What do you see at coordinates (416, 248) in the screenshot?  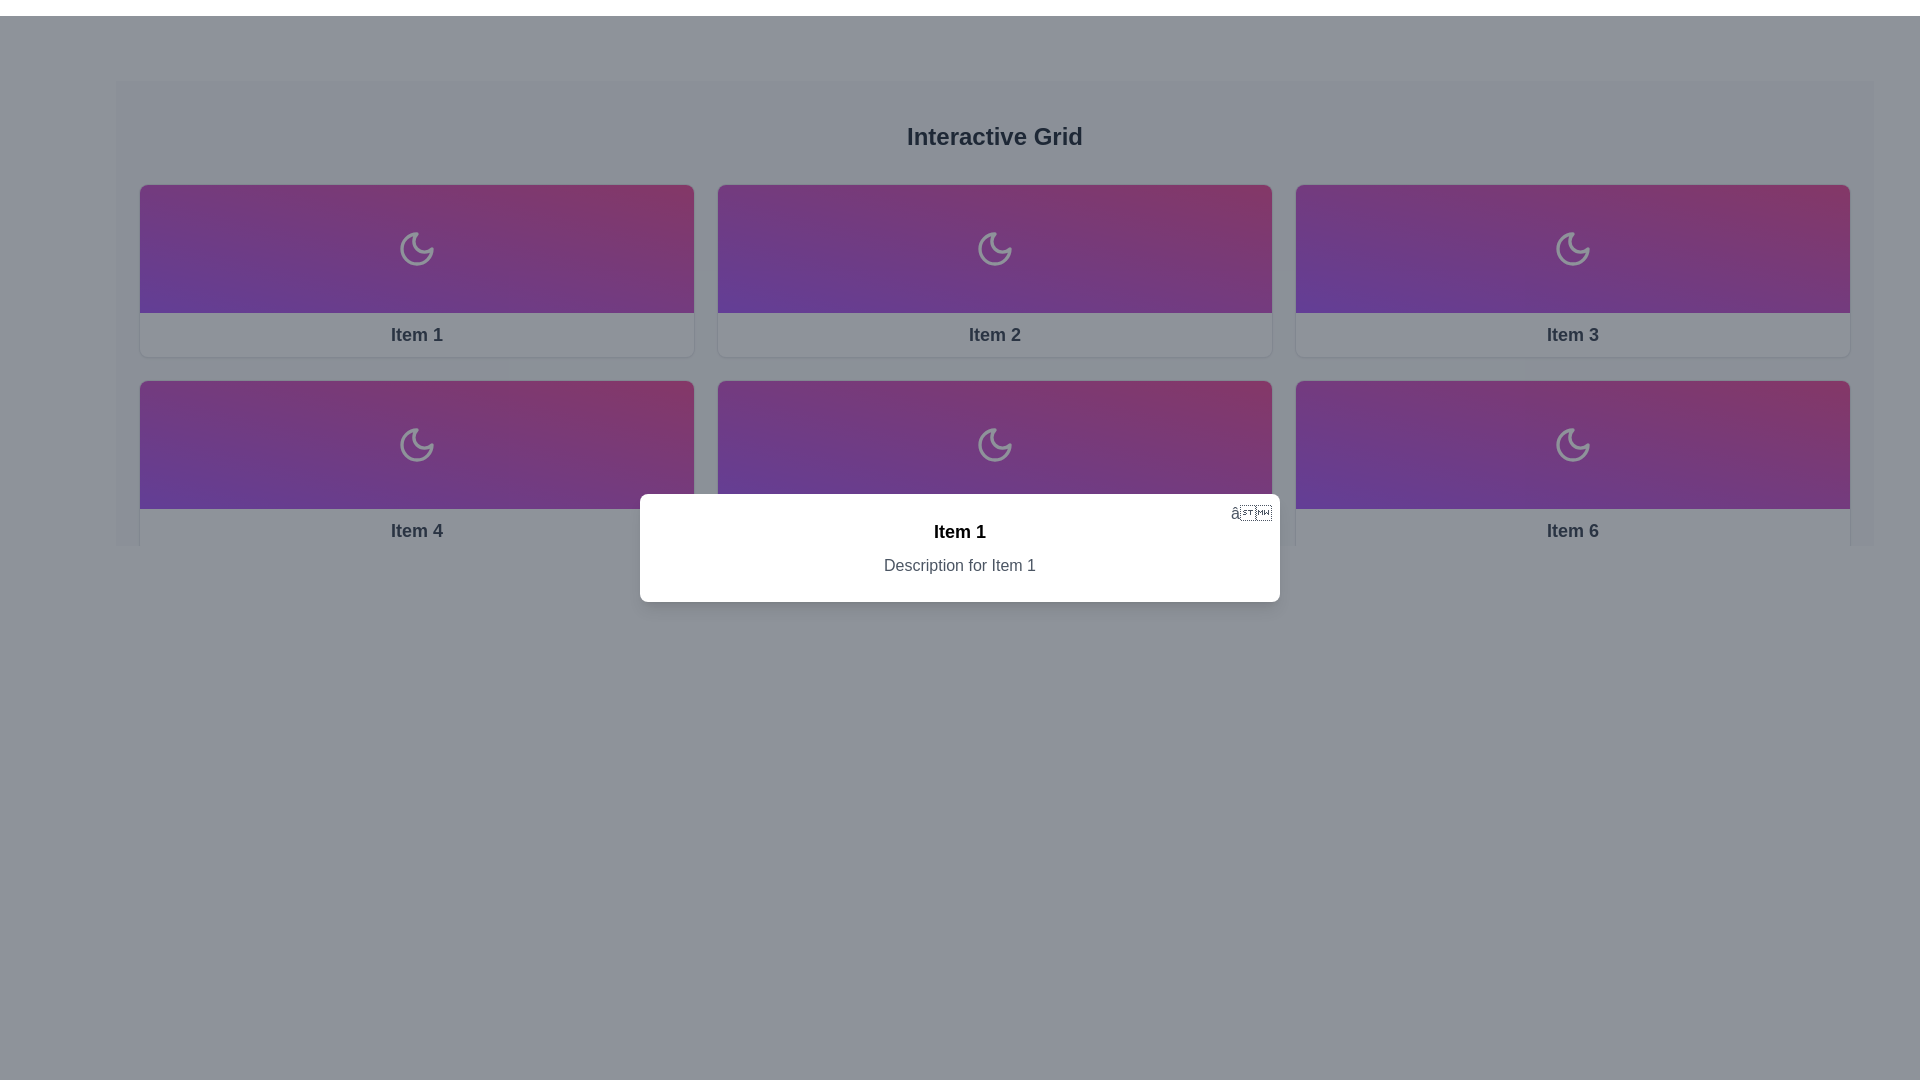 I see `the decorative graphical icon in the upper-left grid cell labeled 'Item 1', which symbolizes night mode or celestial themes` at bounding box center [416, 248].